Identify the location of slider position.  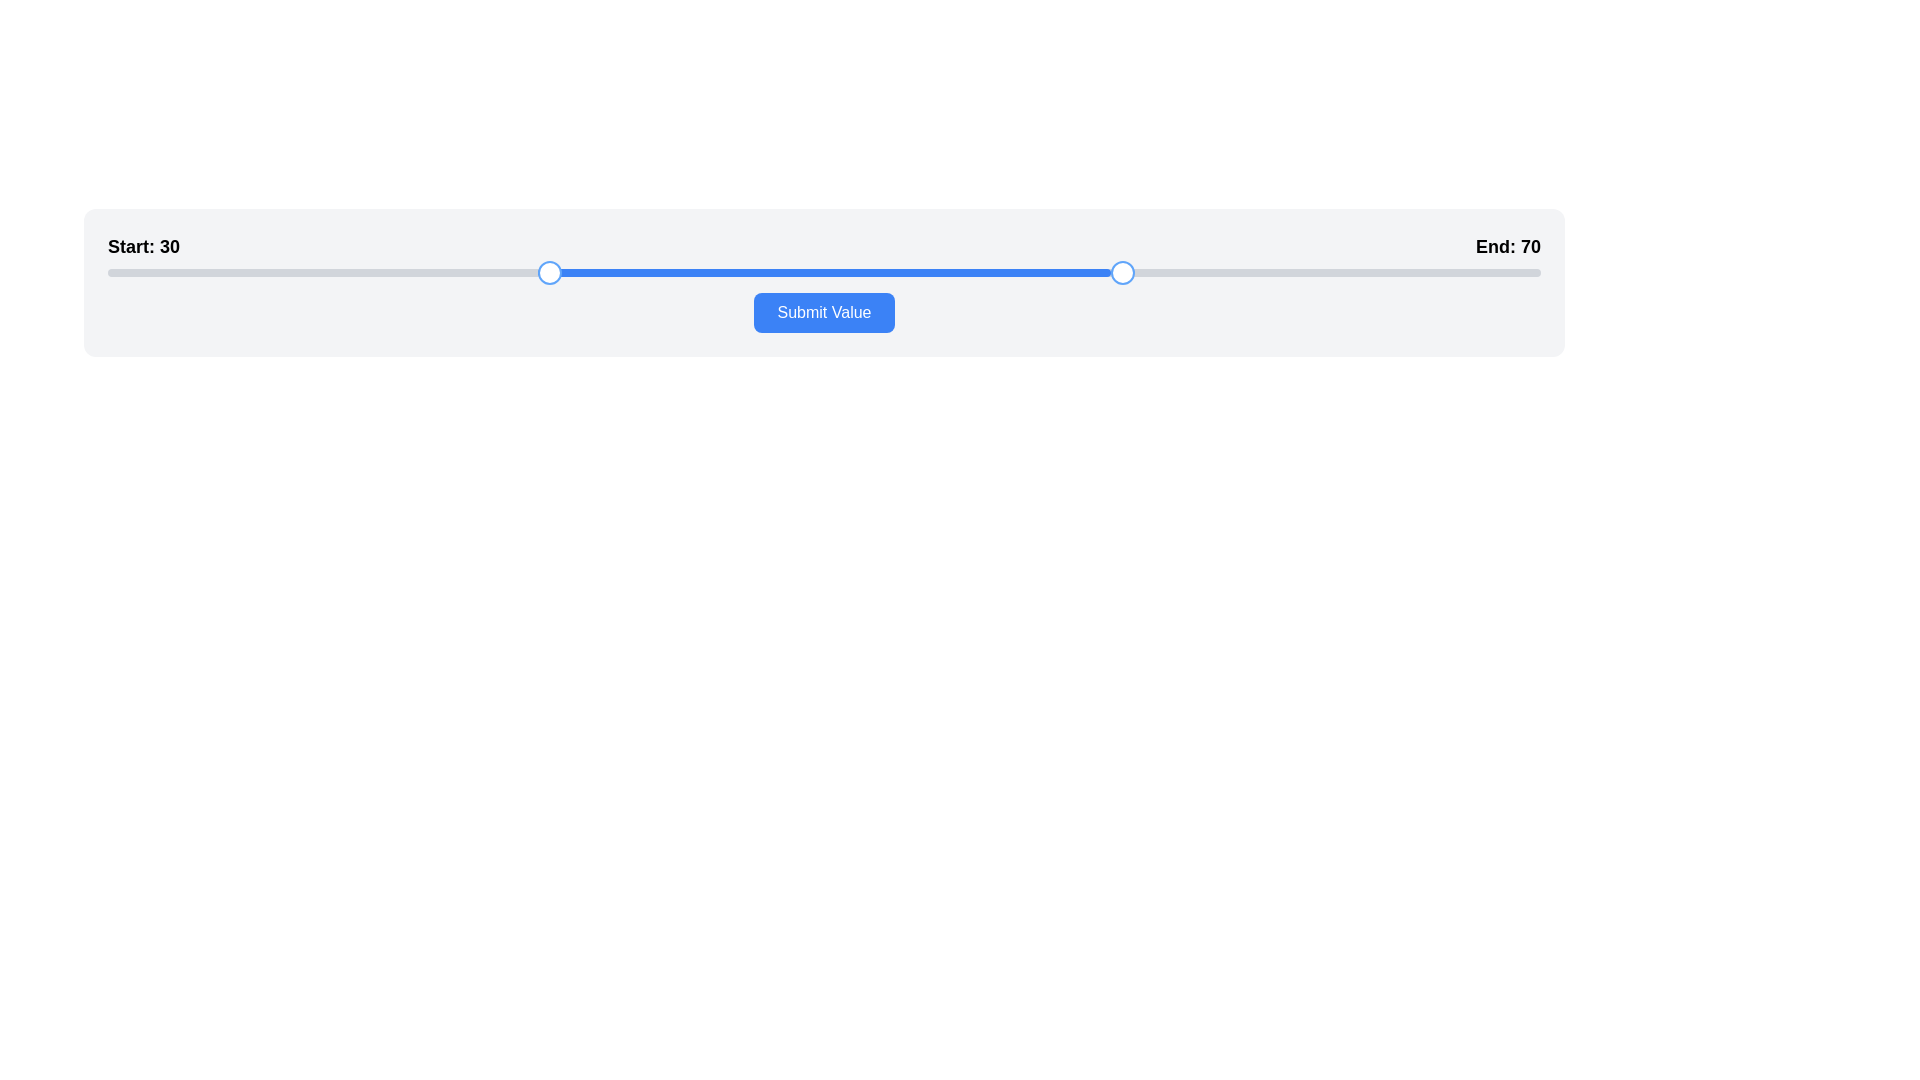
(304, 273).